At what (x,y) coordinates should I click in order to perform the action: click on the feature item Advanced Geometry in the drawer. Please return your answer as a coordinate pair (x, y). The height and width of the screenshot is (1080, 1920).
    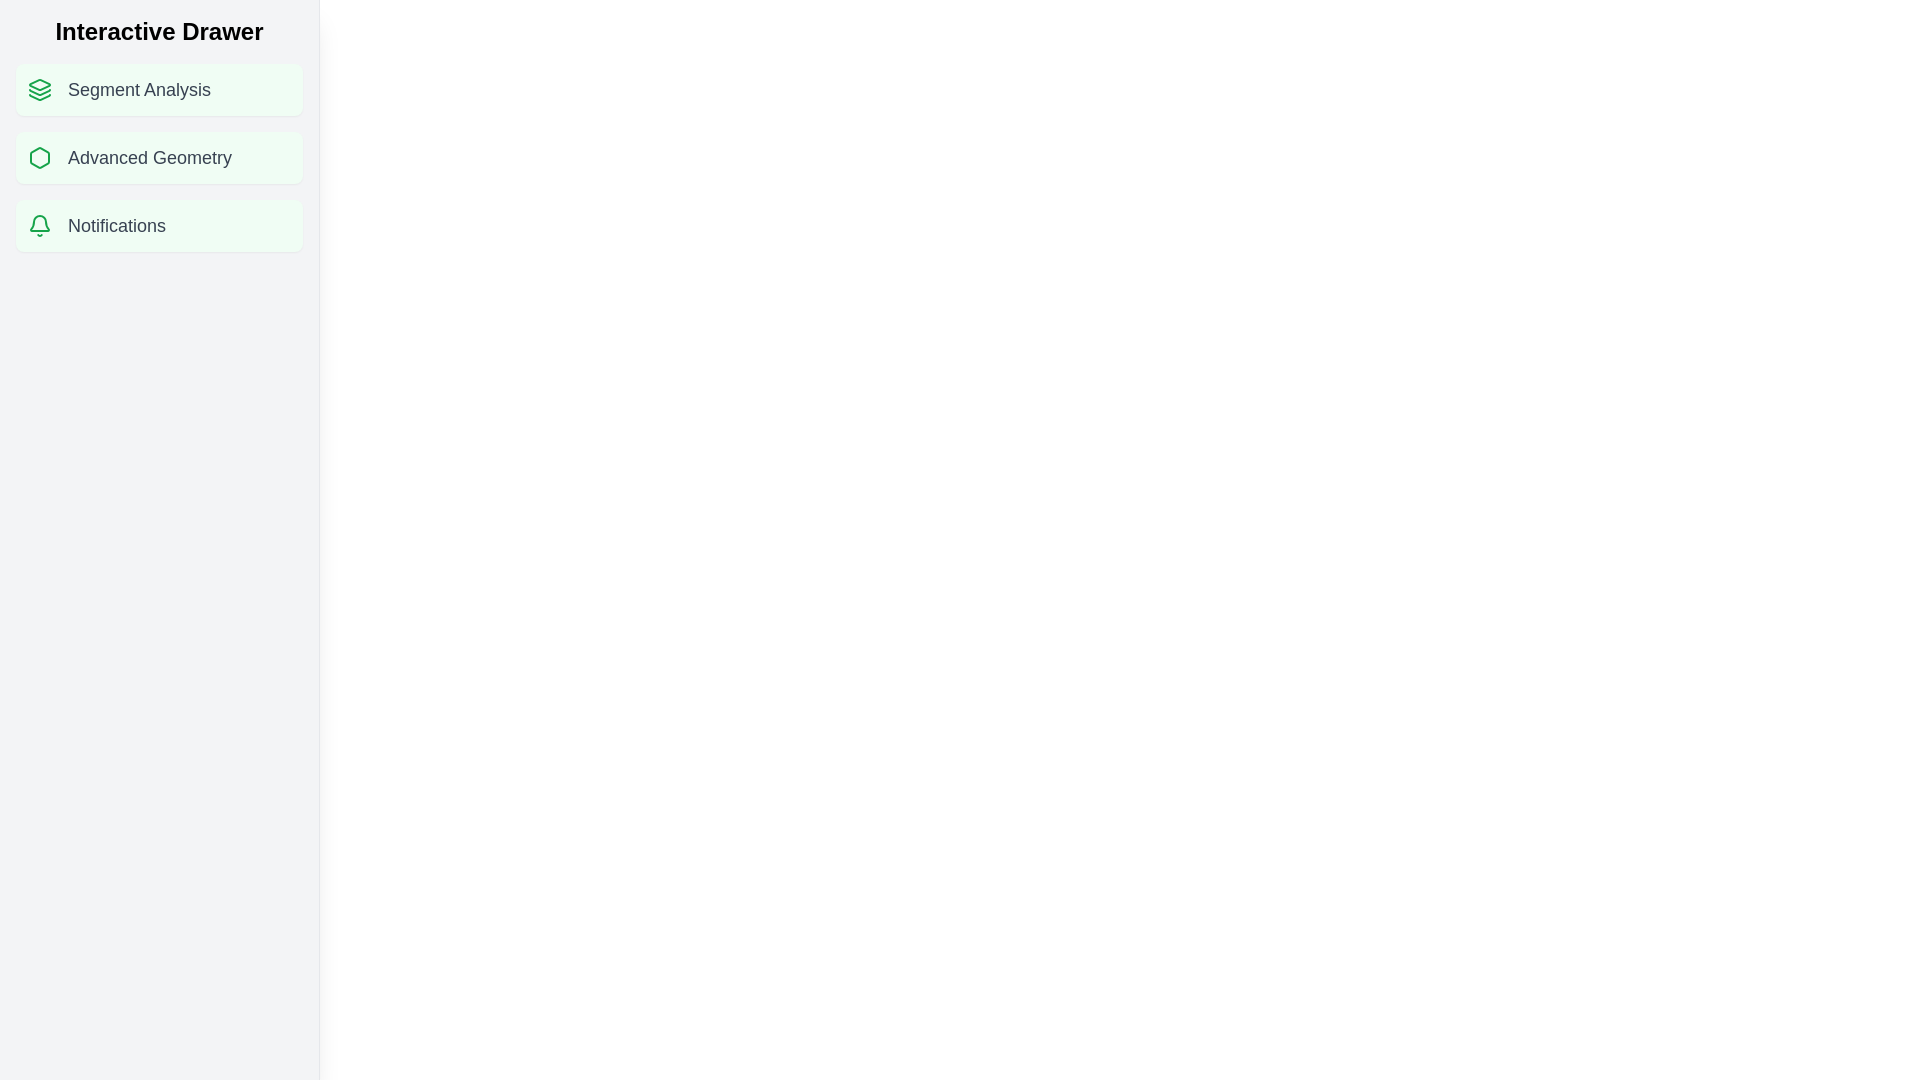
    Looking at the image, I should click on (158, 157).